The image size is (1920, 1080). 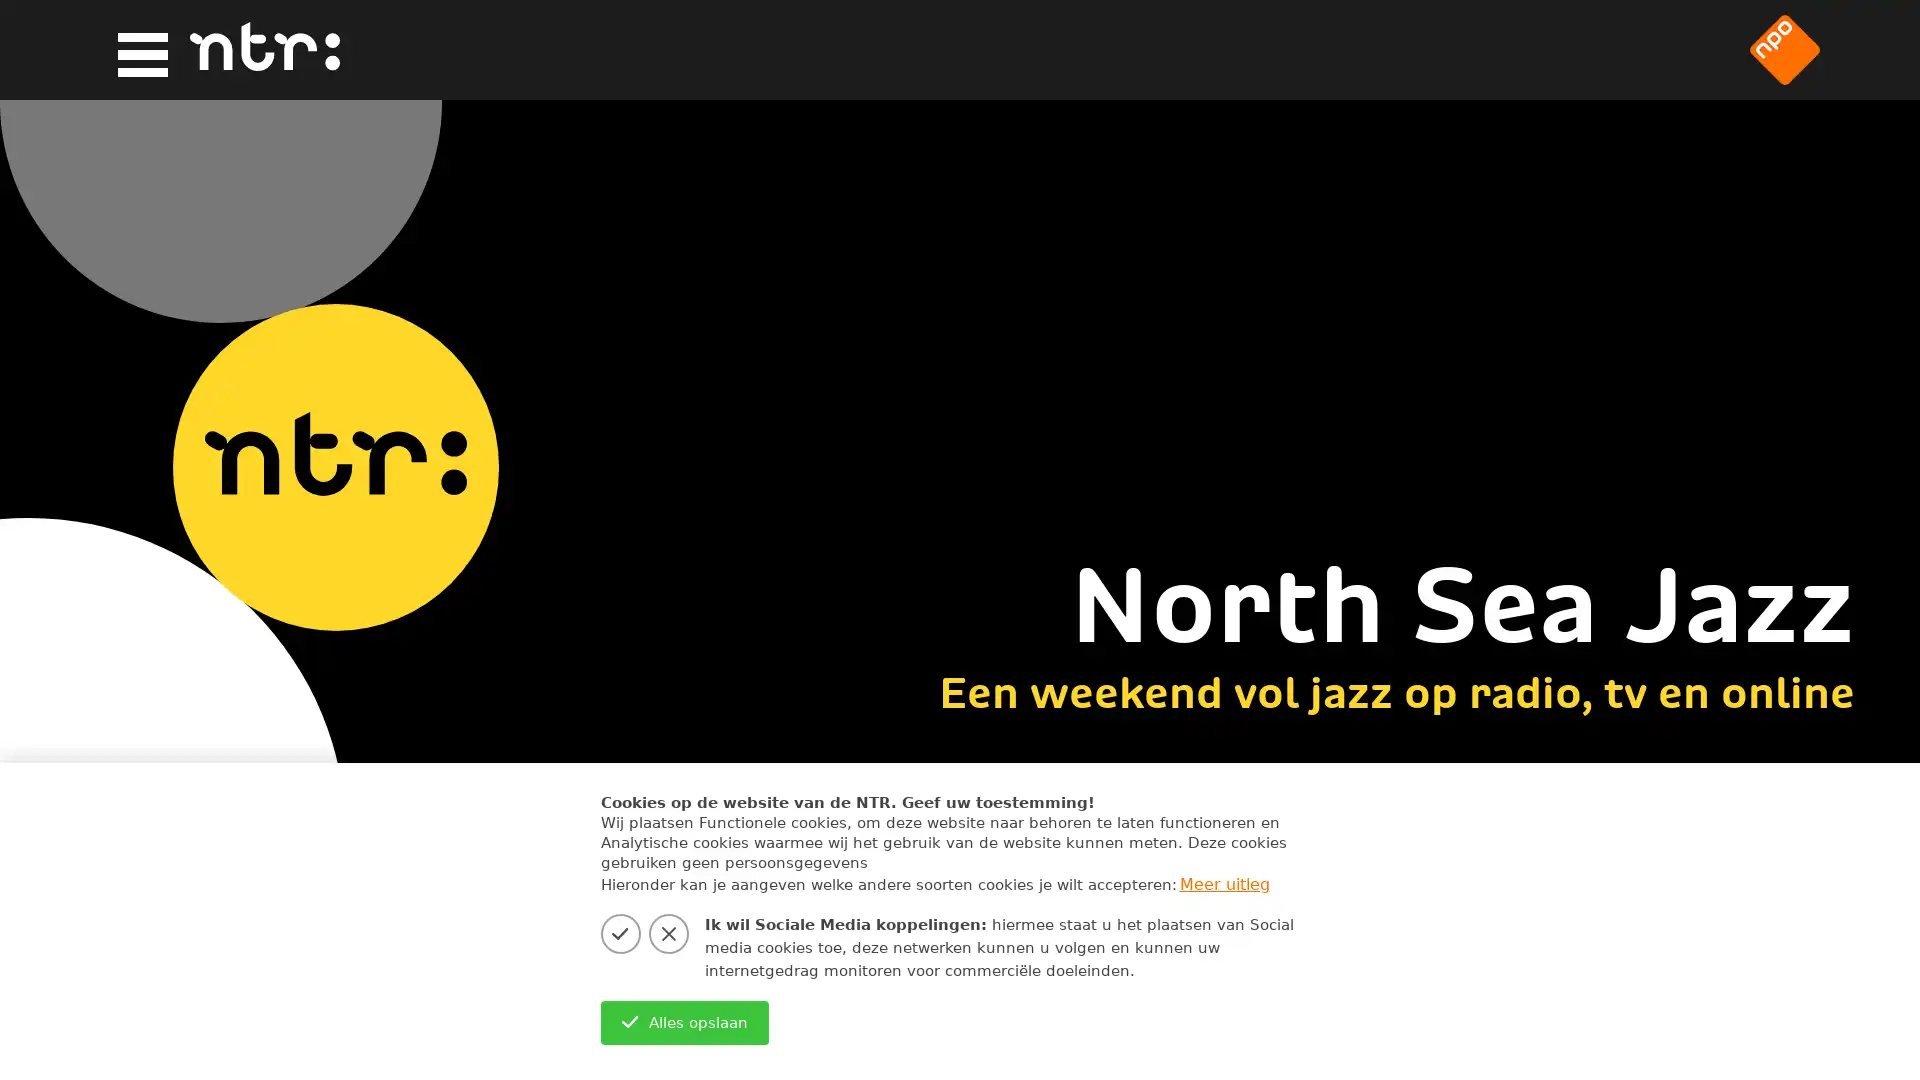 What do you see at coordinates (136, 50) in the screenshot?
I see `Hoofdmenu` at bounding box center [136, 50].